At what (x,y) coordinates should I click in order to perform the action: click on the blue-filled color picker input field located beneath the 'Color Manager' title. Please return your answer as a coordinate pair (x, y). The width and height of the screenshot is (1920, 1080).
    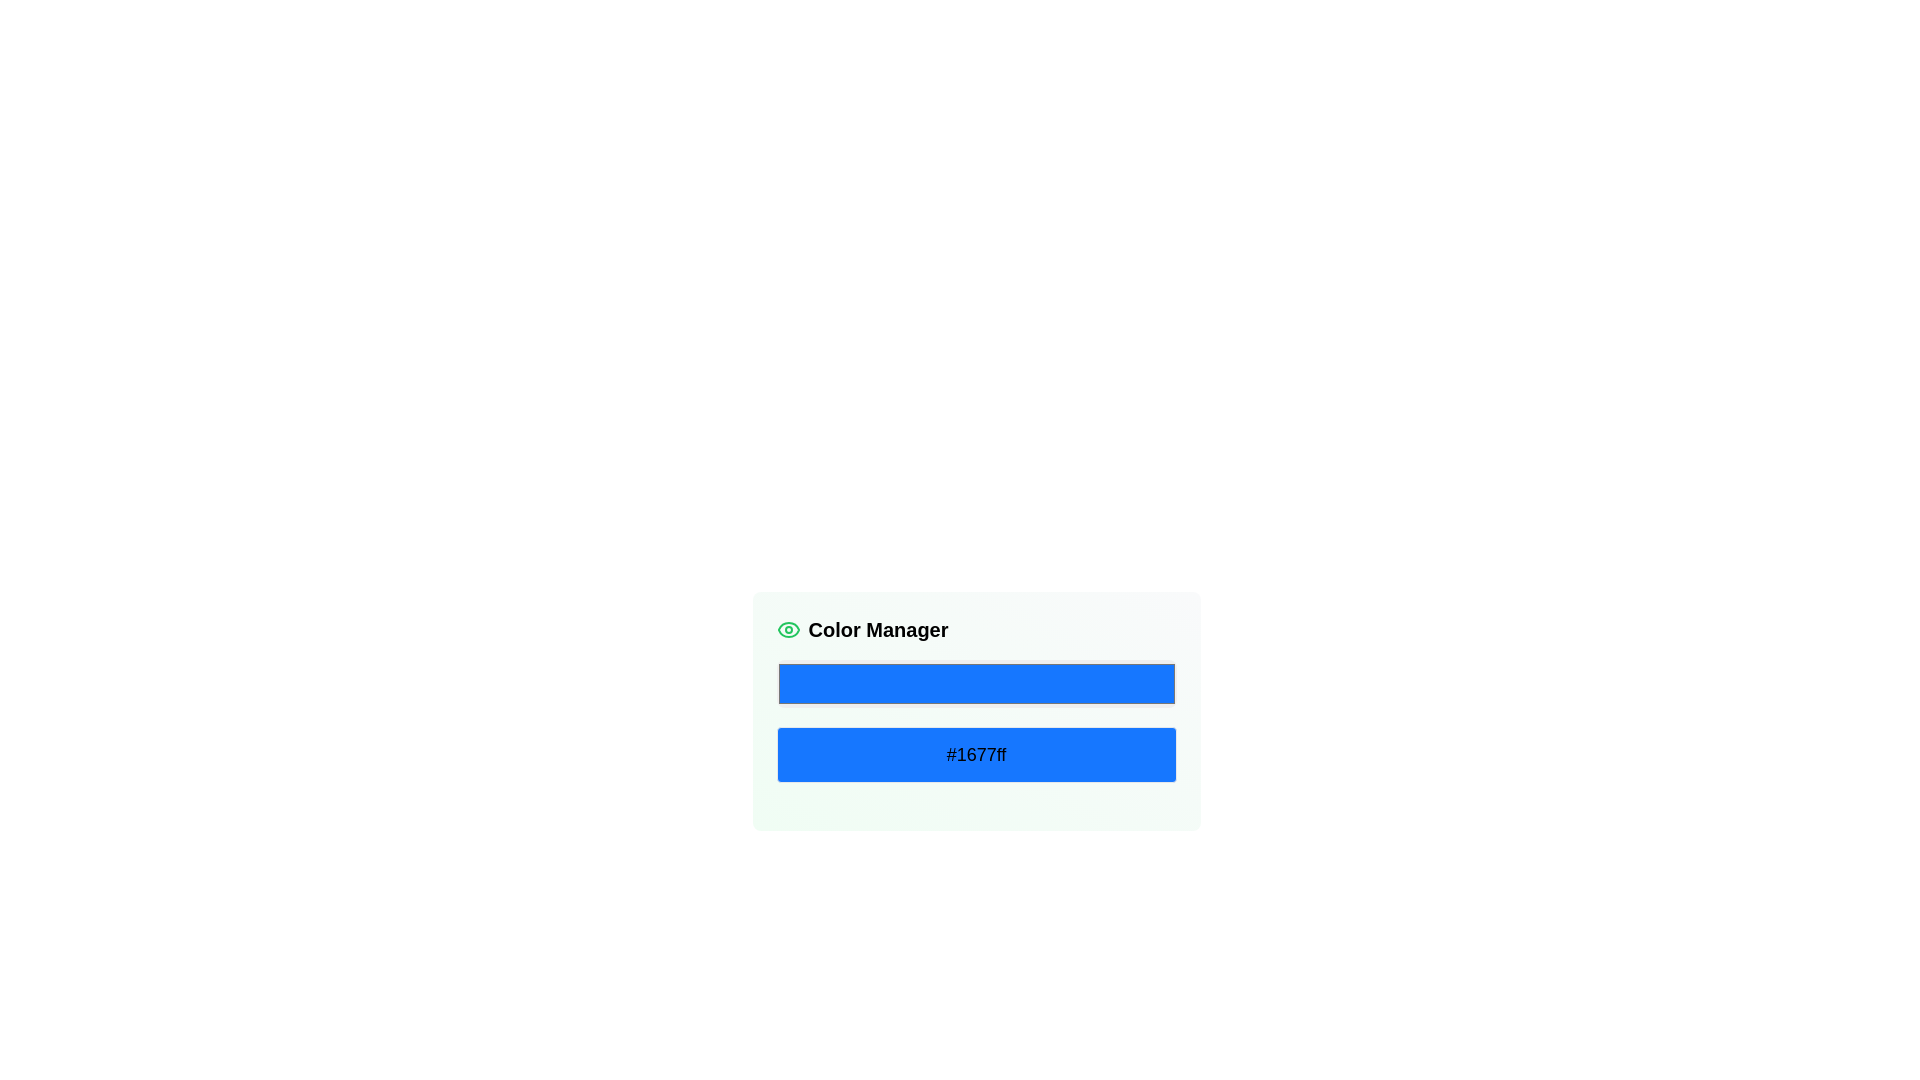
    Looking at the image, I should click on (976, 682).